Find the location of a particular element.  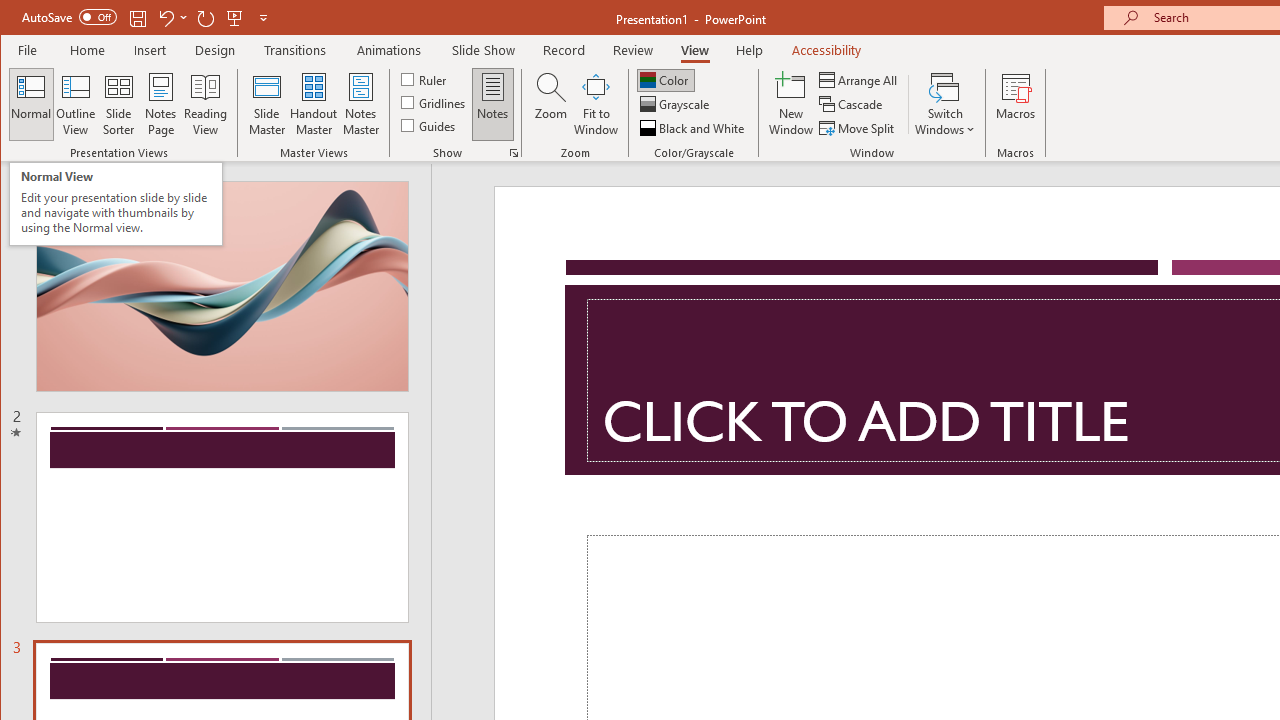

'Handout Master' is located at coordinates (313, 104).